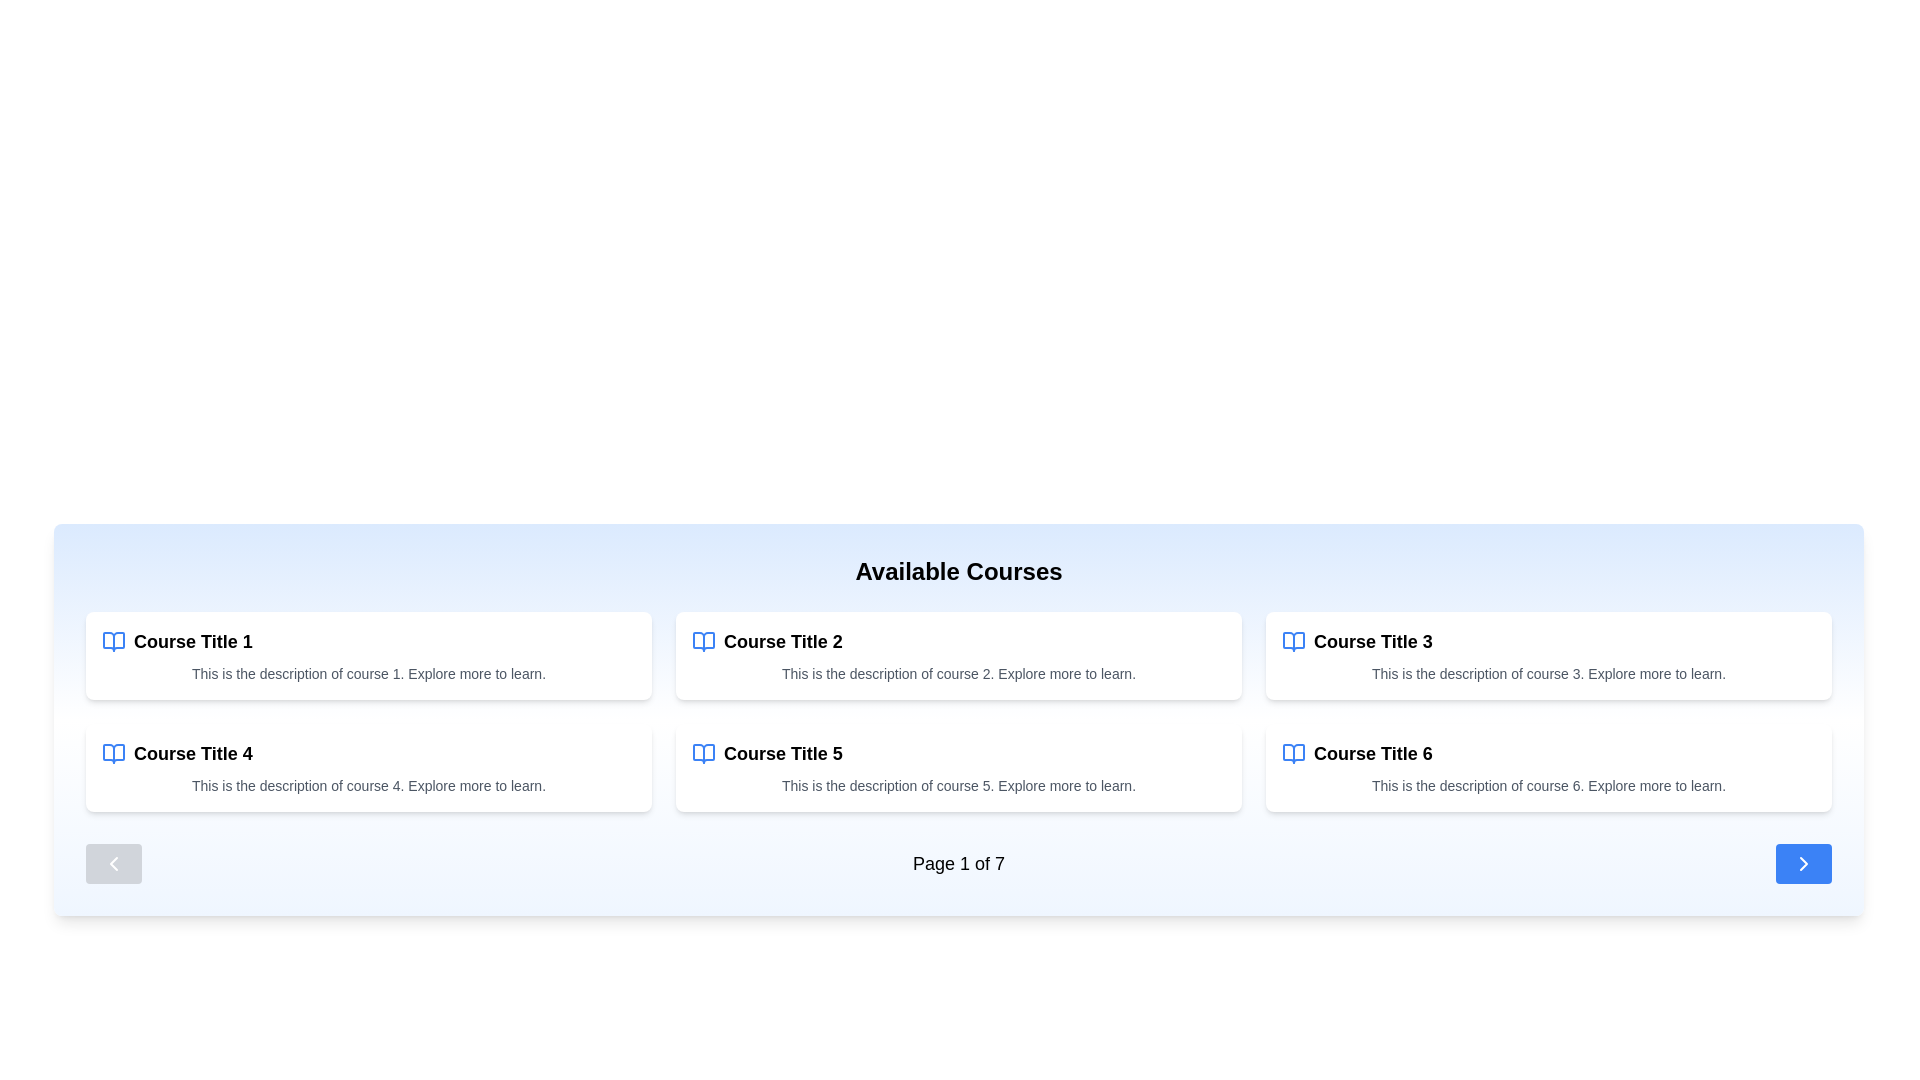 The width and height of the screenshot is (1920, 1080). What do you see at coordinates (704, 753) in the screenshot?
I see `the icon representing the course 'Course Title 5', located at the first position of the third card from the left in the grid layout` at bounding box center [704, 753].